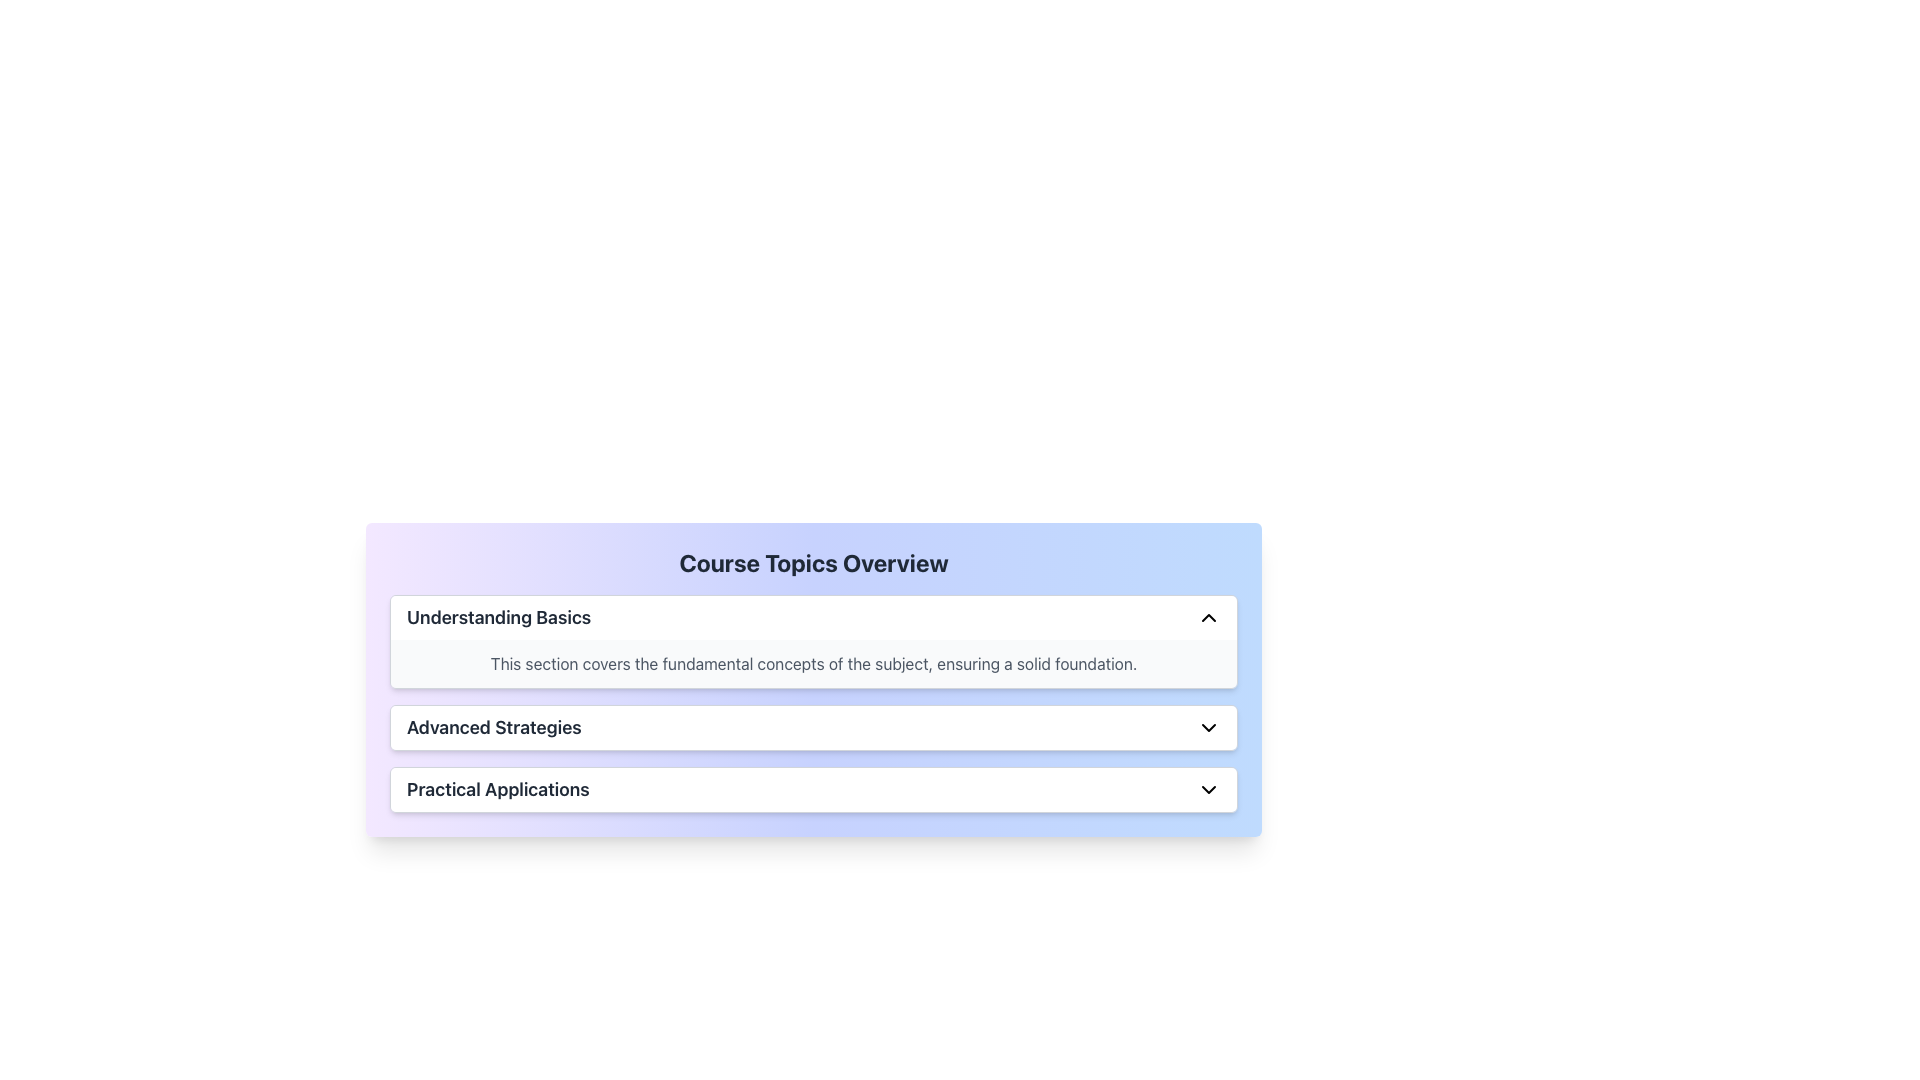 Image resolution: width=1920 pixels, height=1080 pixels. Describe the element at coordinates (814, 703) in the screenshot. I see `the 'Advanced Strategies' collapsible section` at that location.